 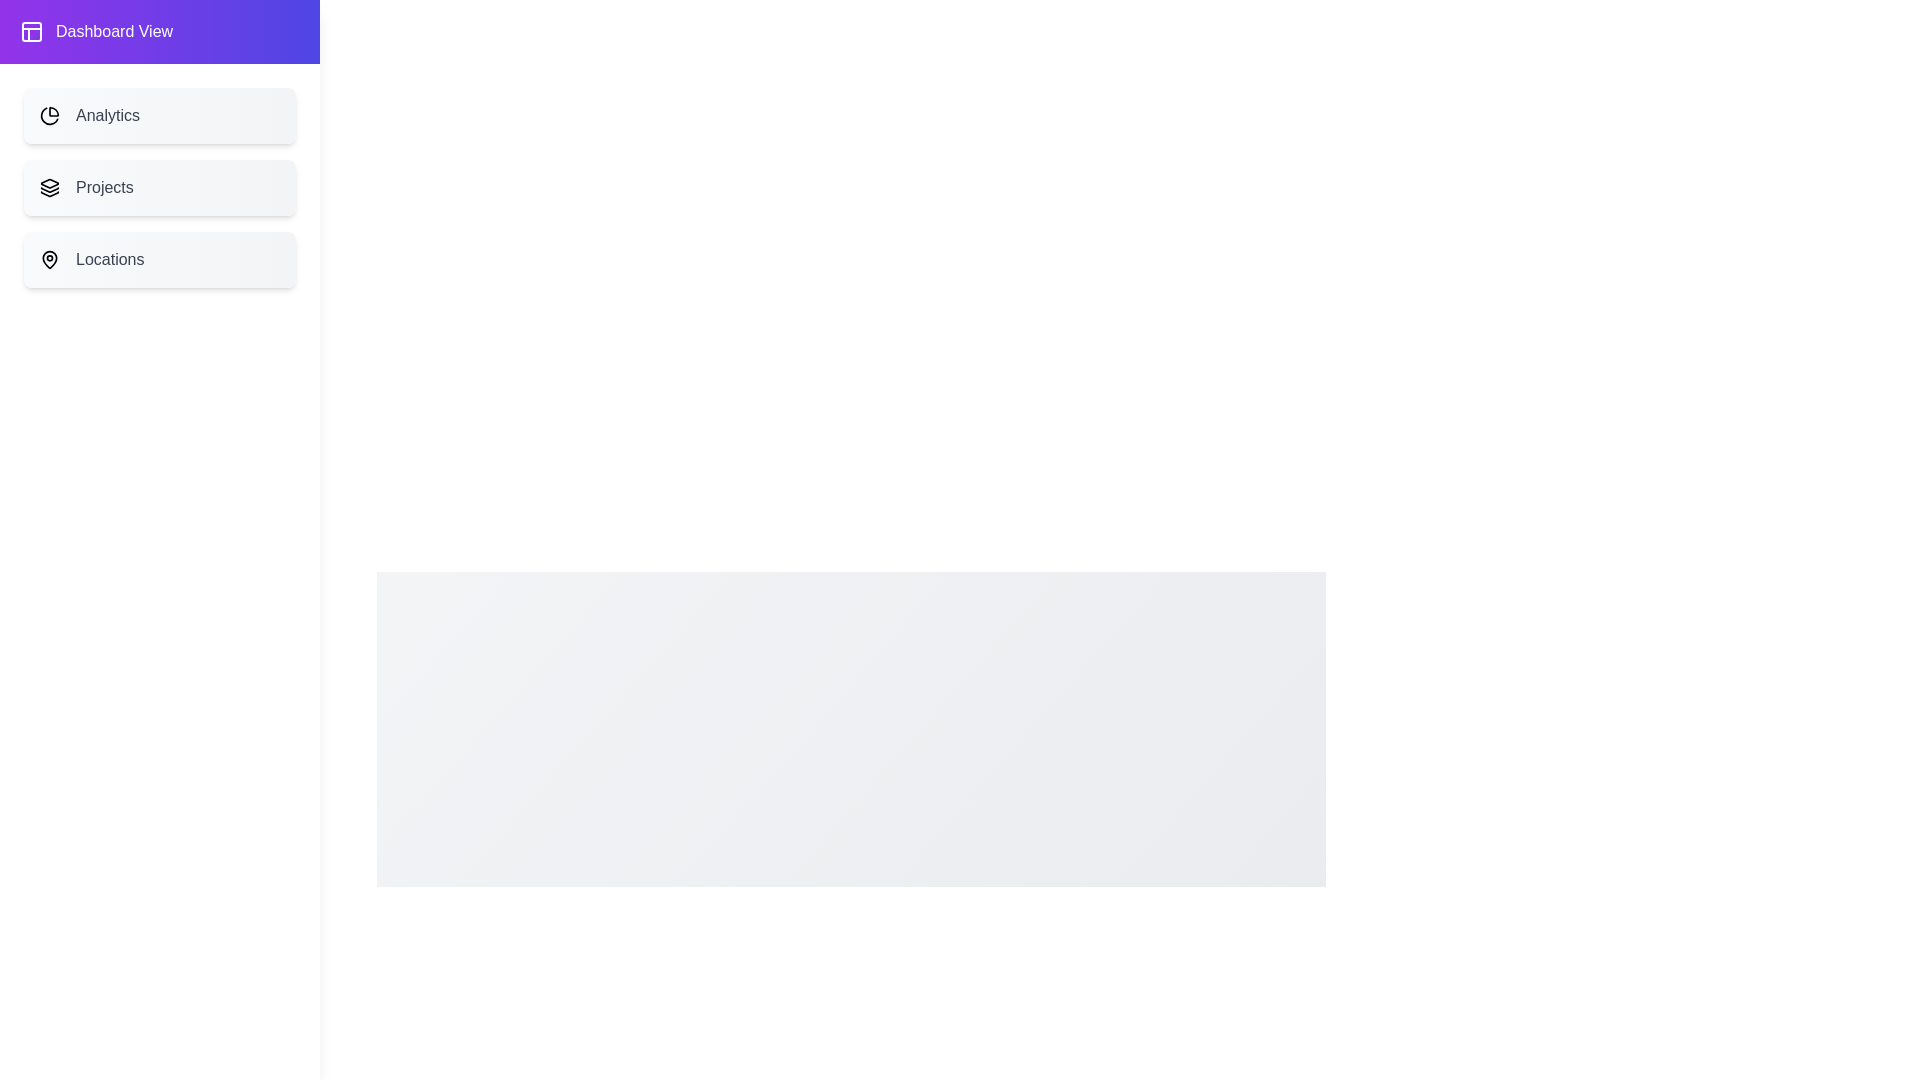 What do you see at coordinates (158, 115) in the screenshot?
I see `the menu item Analytics from the list` at bounding box center [158, 115].